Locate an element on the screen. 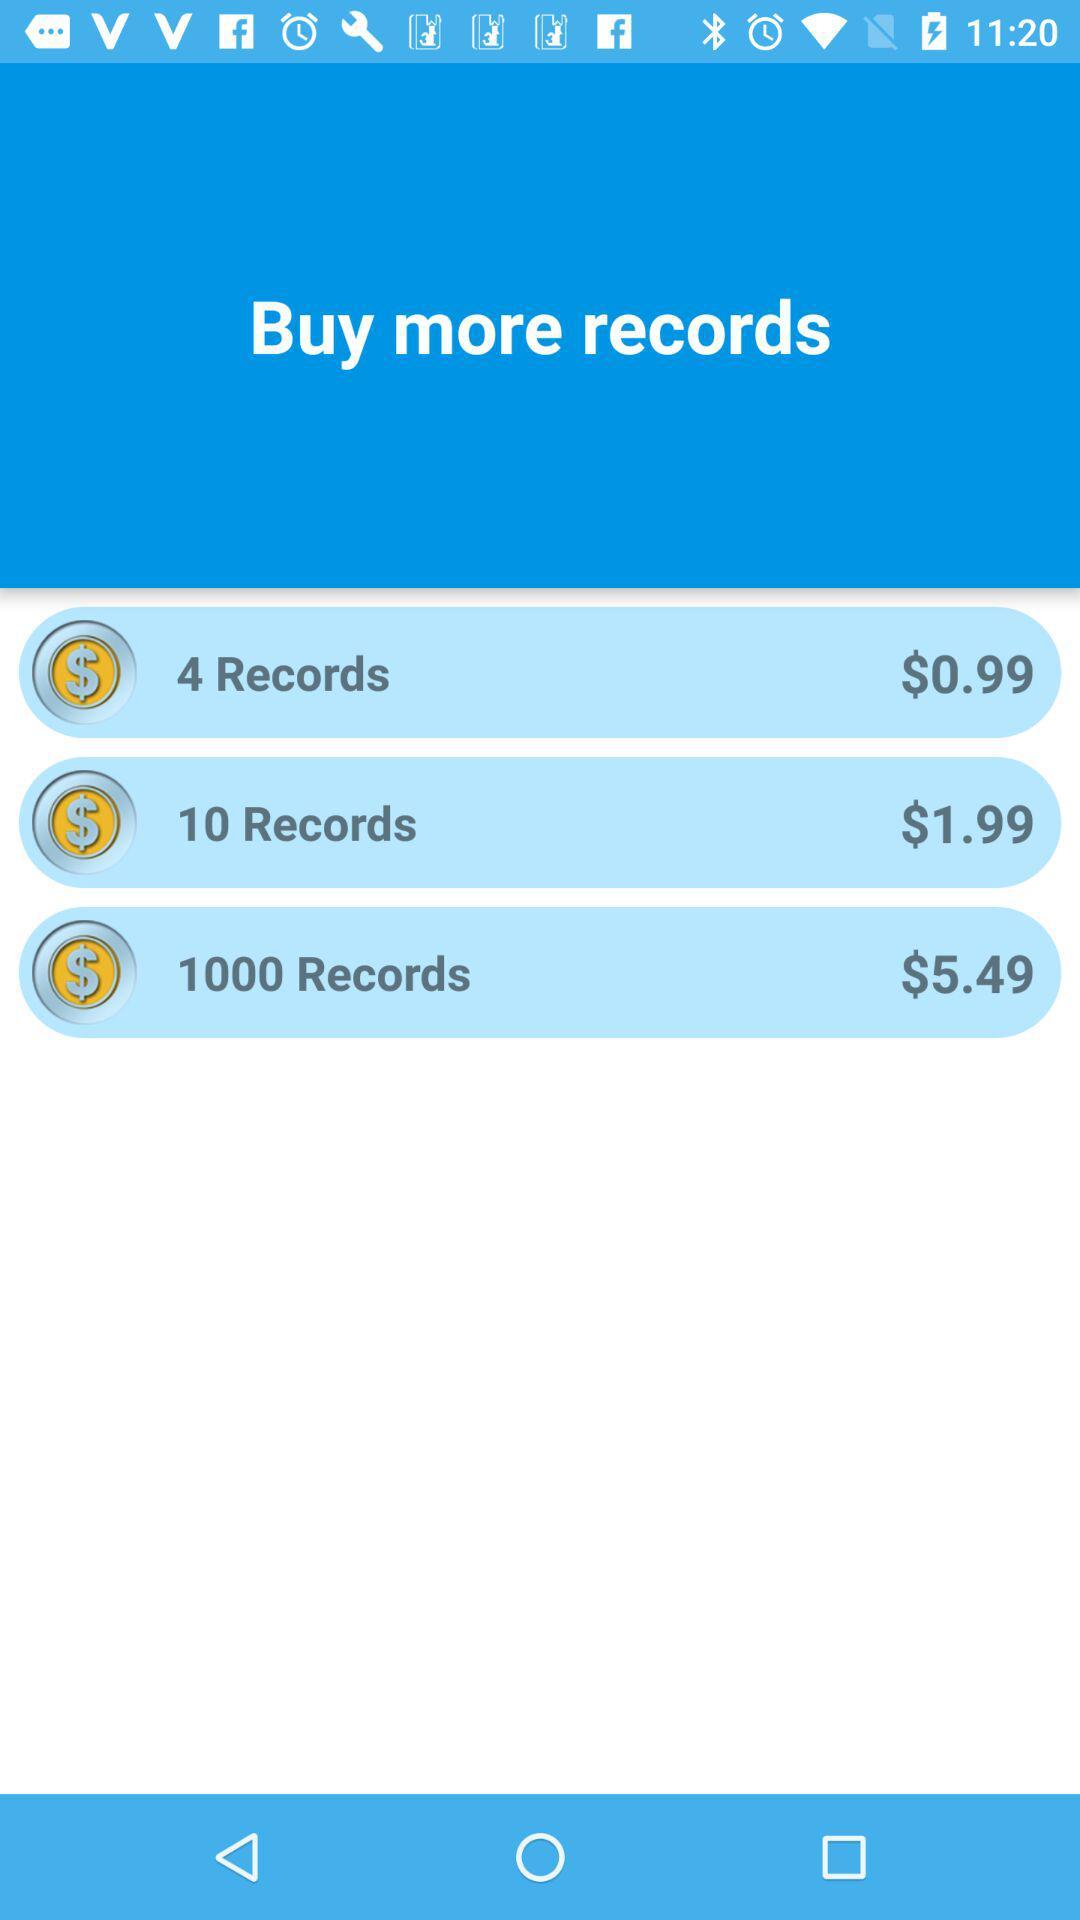  item below the buy more records app is located at coordinates (510, 672).